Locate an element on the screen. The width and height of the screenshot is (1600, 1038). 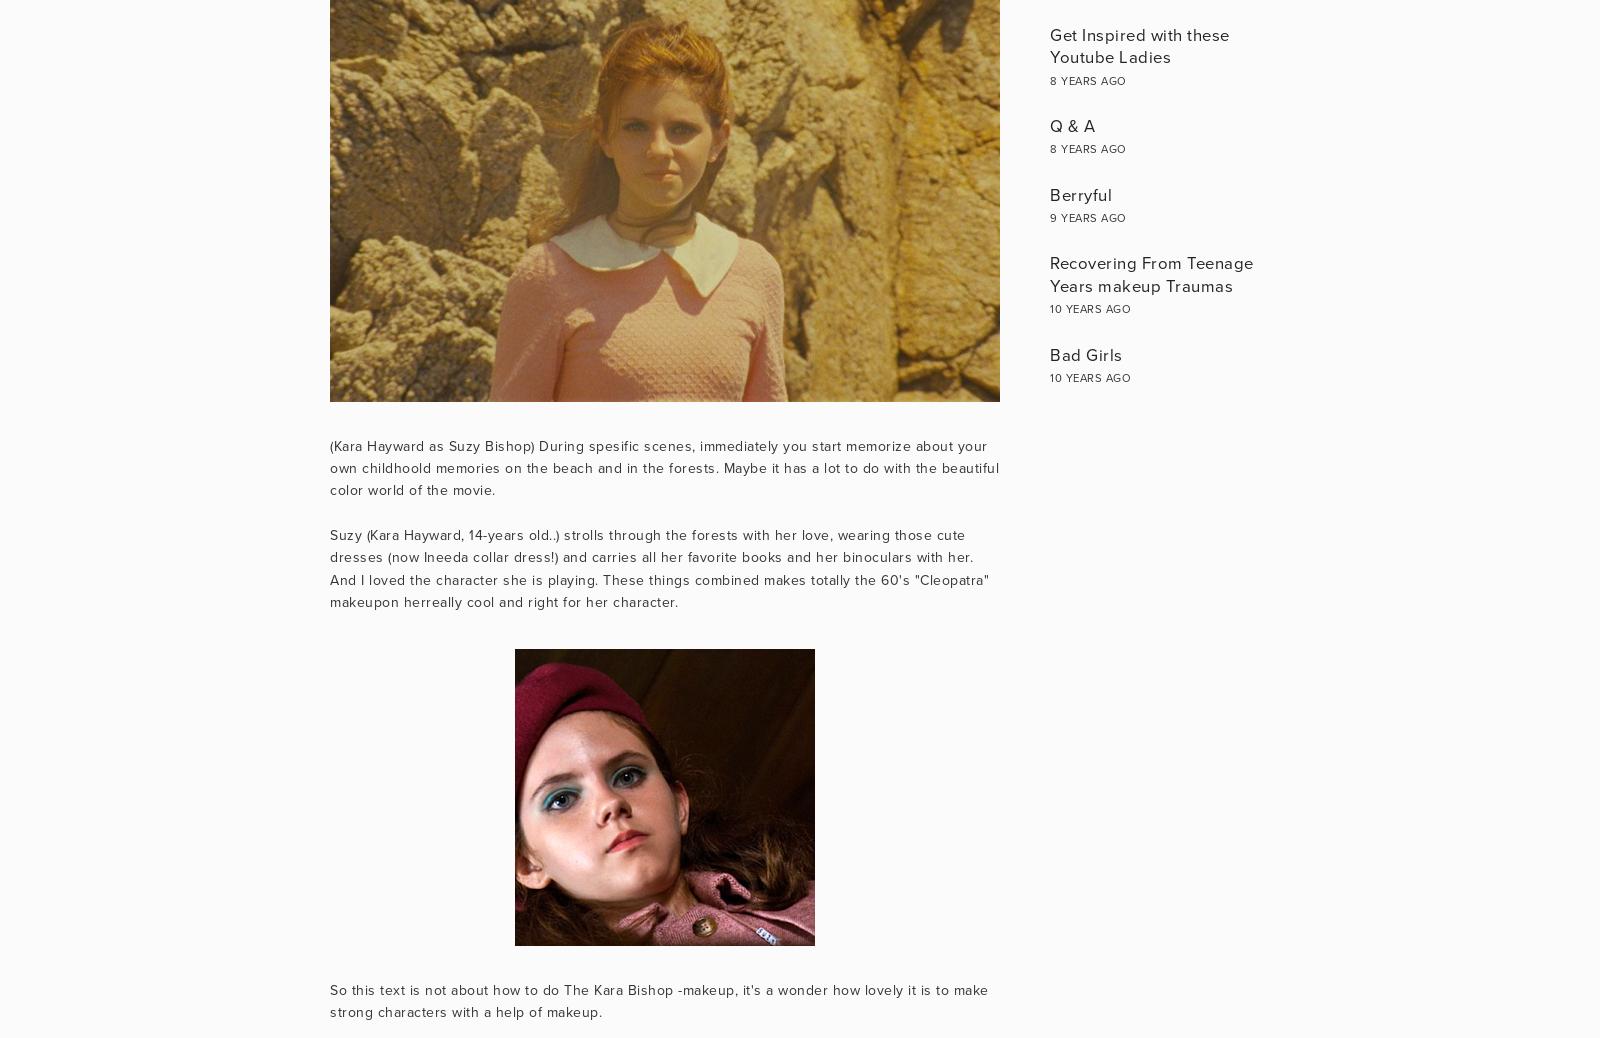
'Bad Girls' is located at coordinates (1085, 354).